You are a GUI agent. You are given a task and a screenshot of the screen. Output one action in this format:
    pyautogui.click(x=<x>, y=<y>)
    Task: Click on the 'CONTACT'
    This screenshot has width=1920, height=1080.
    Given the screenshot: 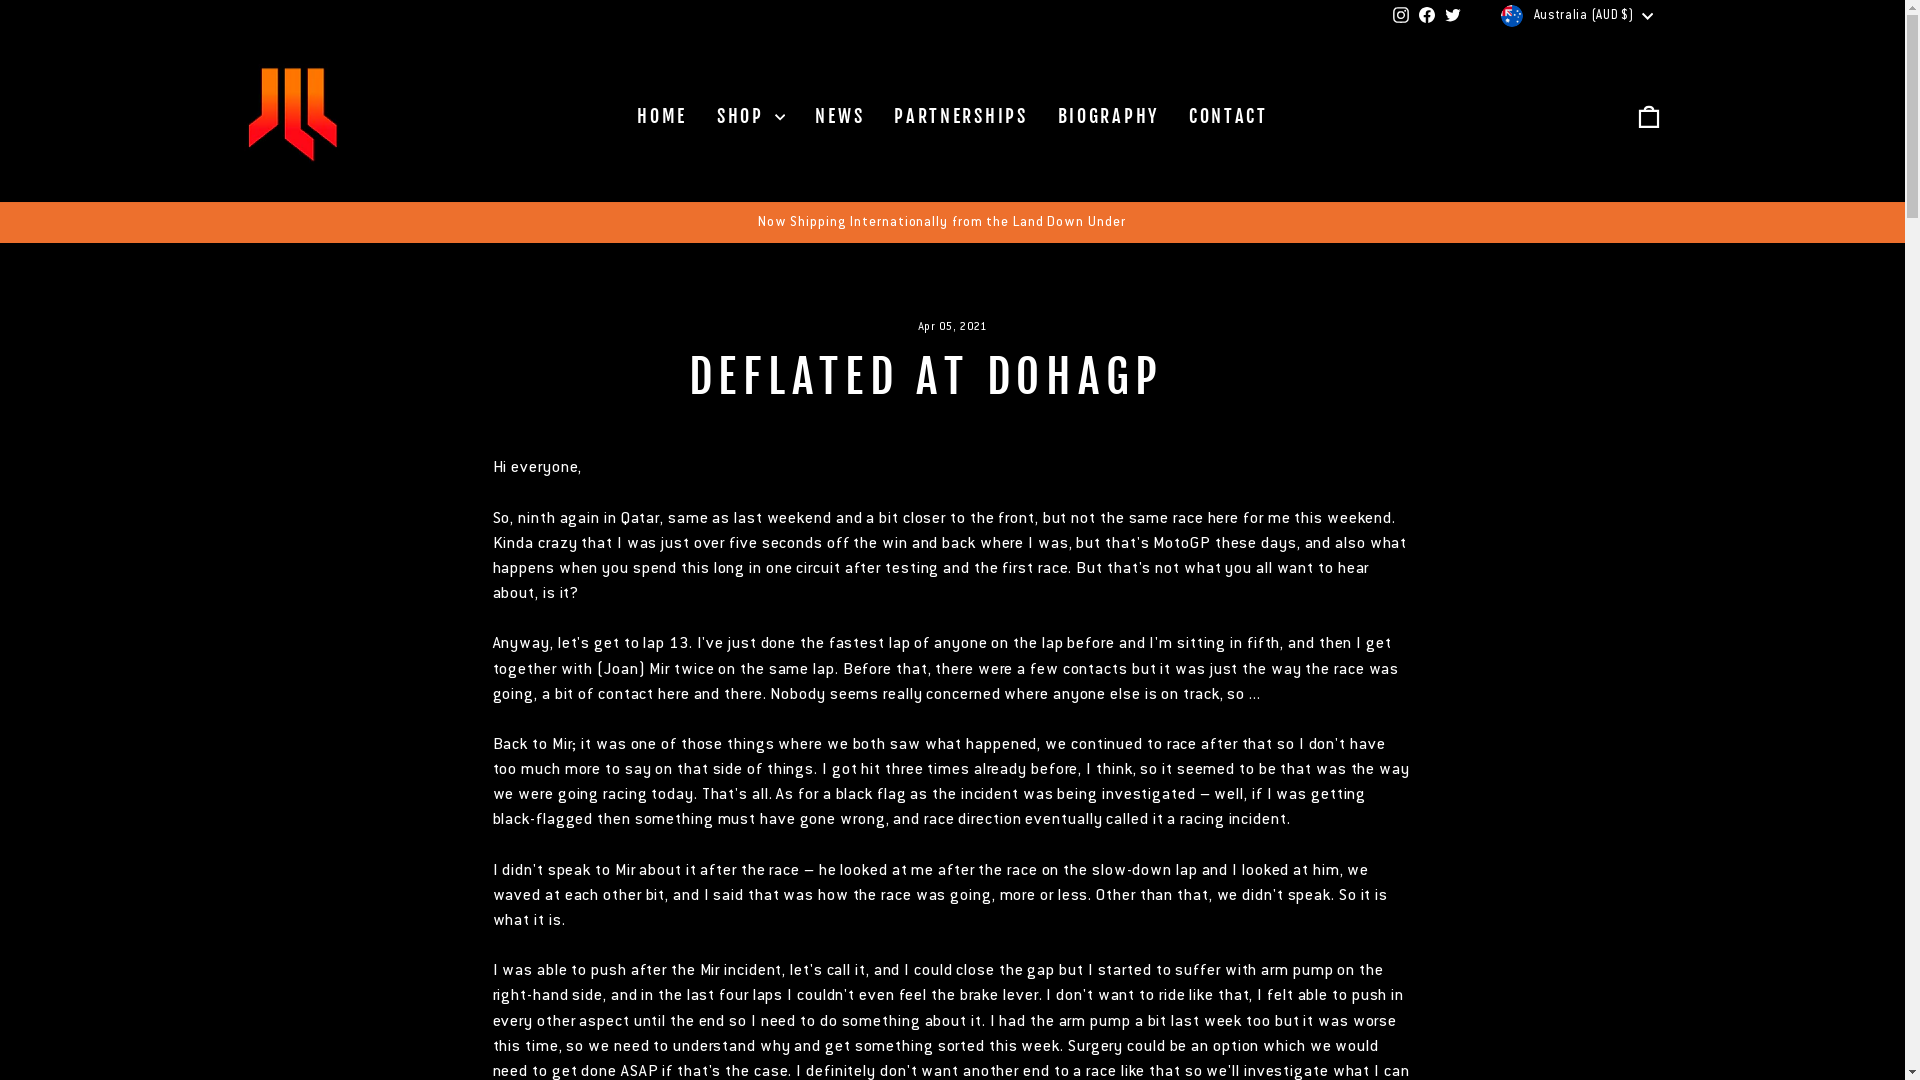 What is the action you would take?
    pyautogui.click(x=1227, y=117)
    